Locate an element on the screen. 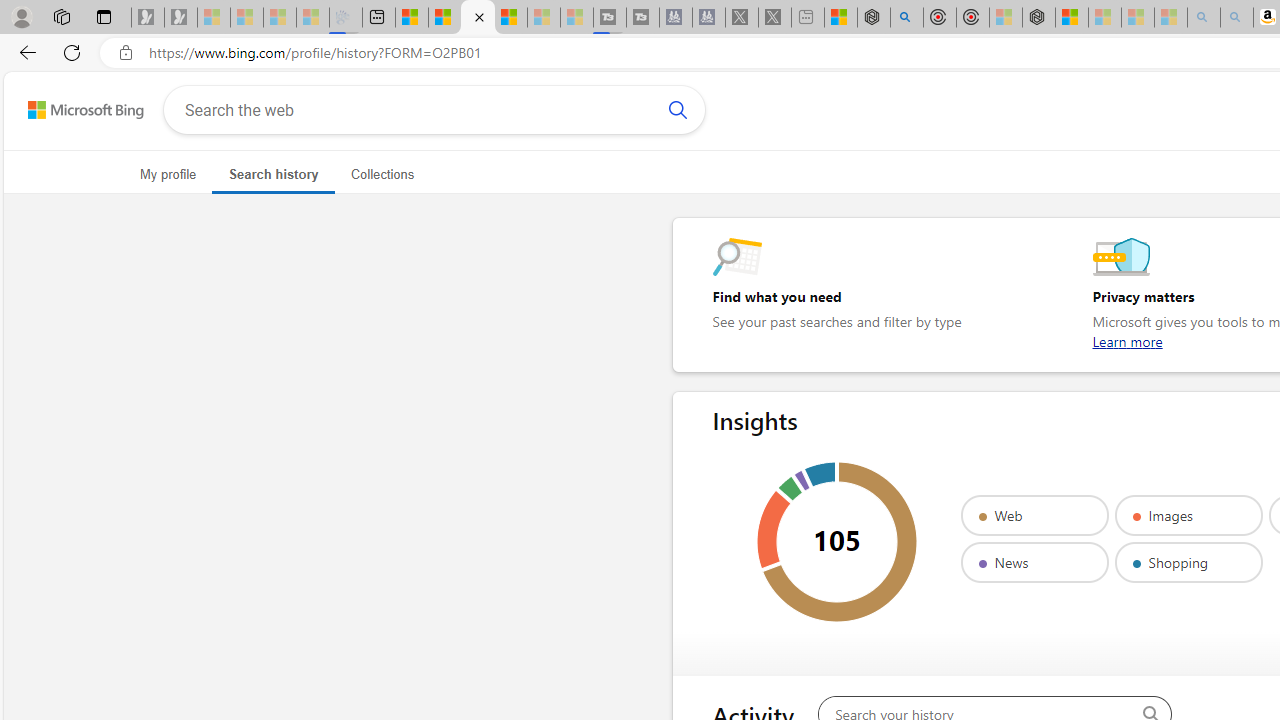 The width and height of the screenshot is (1280, 720). 'Streaming Coverage | T3 - Sleeping' is located at coordinates (608, 17).